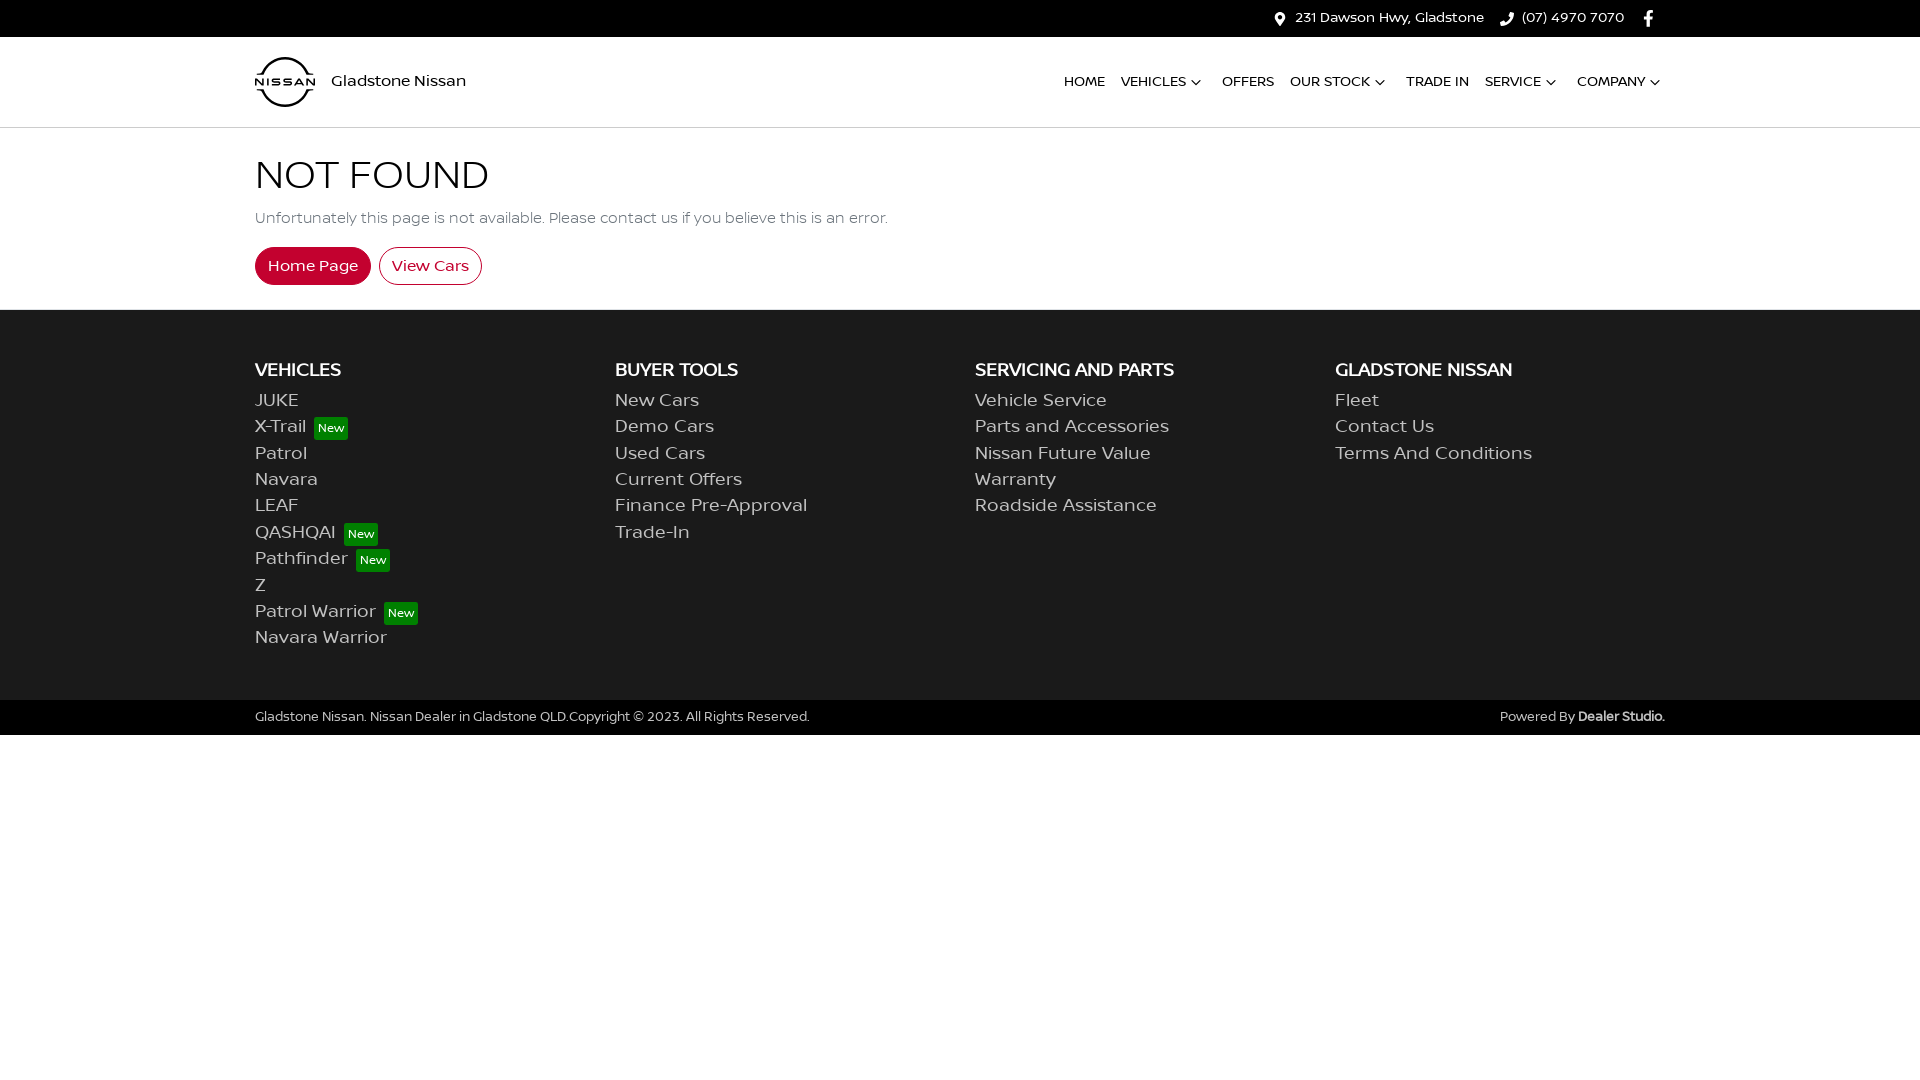 The width and height of the screenshot is (1920, 1080). Describe the element at coordinates (259, 585) in the screenshot. I see `'Z'` at that location.